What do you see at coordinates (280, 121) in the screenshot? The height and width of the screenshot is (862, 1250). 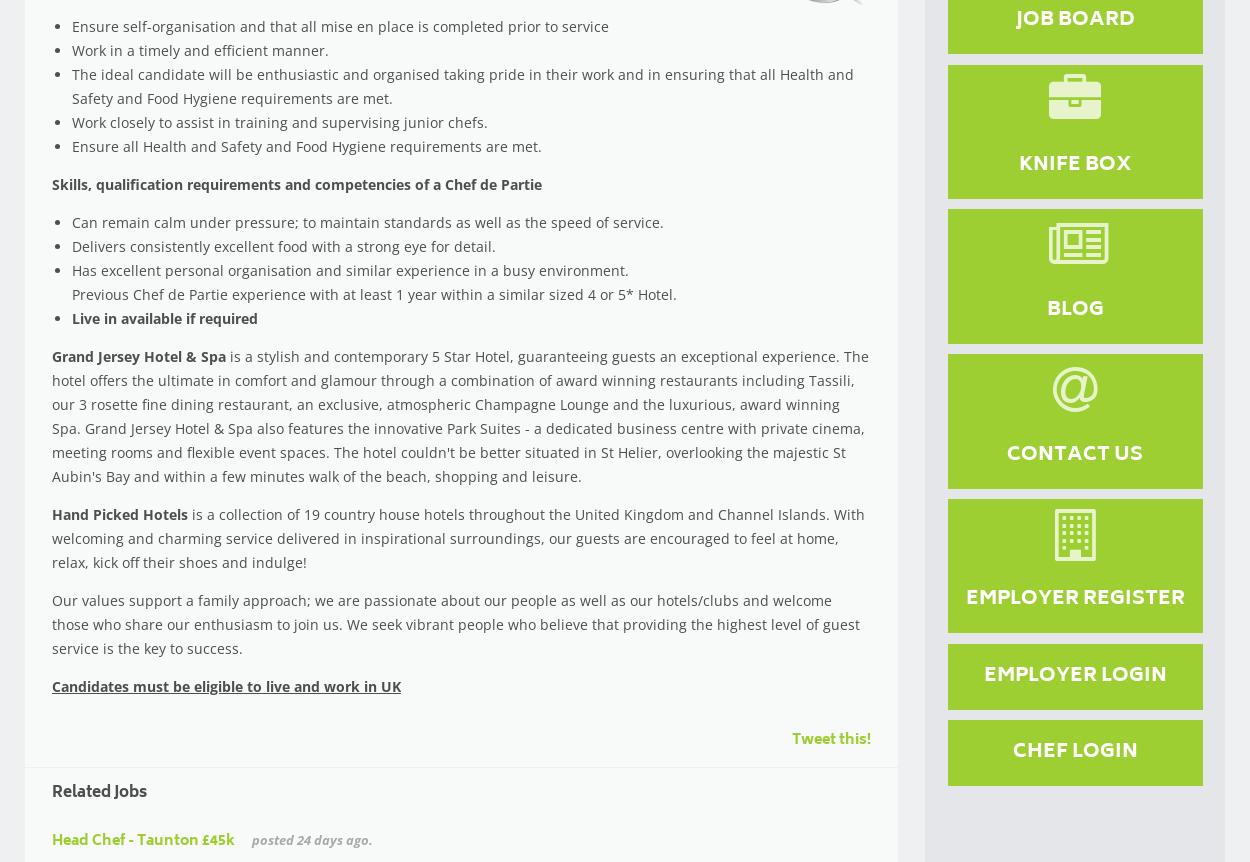 I see `'Work closely to assist in training and supervising junior chefs.'` at bounding box center [280, 121].